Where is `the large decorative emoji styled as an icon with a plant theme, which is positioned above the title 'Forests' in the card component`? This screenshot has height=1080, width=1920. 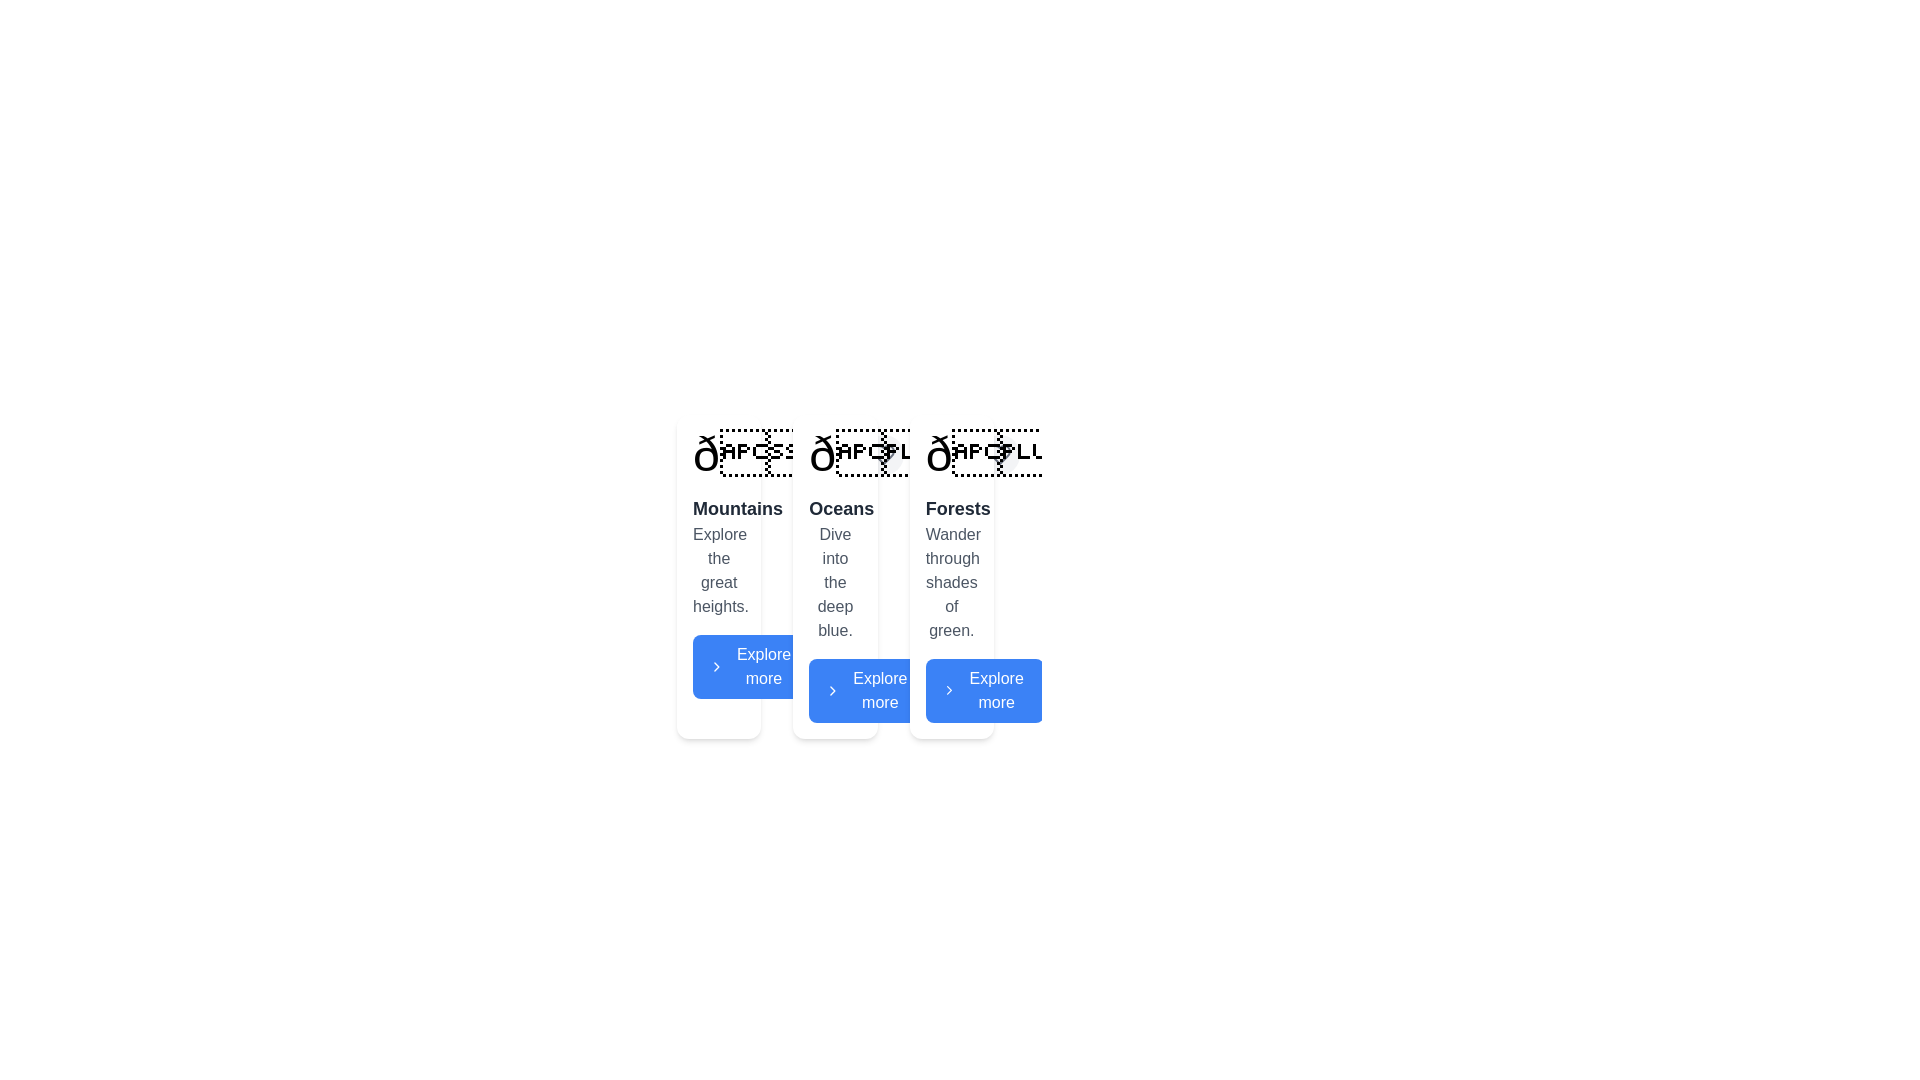
the large decorative emoji styled as an icon with a plant theme, which is positioned above the title 'Forests' in the card component is located at coordinates (950, 455).